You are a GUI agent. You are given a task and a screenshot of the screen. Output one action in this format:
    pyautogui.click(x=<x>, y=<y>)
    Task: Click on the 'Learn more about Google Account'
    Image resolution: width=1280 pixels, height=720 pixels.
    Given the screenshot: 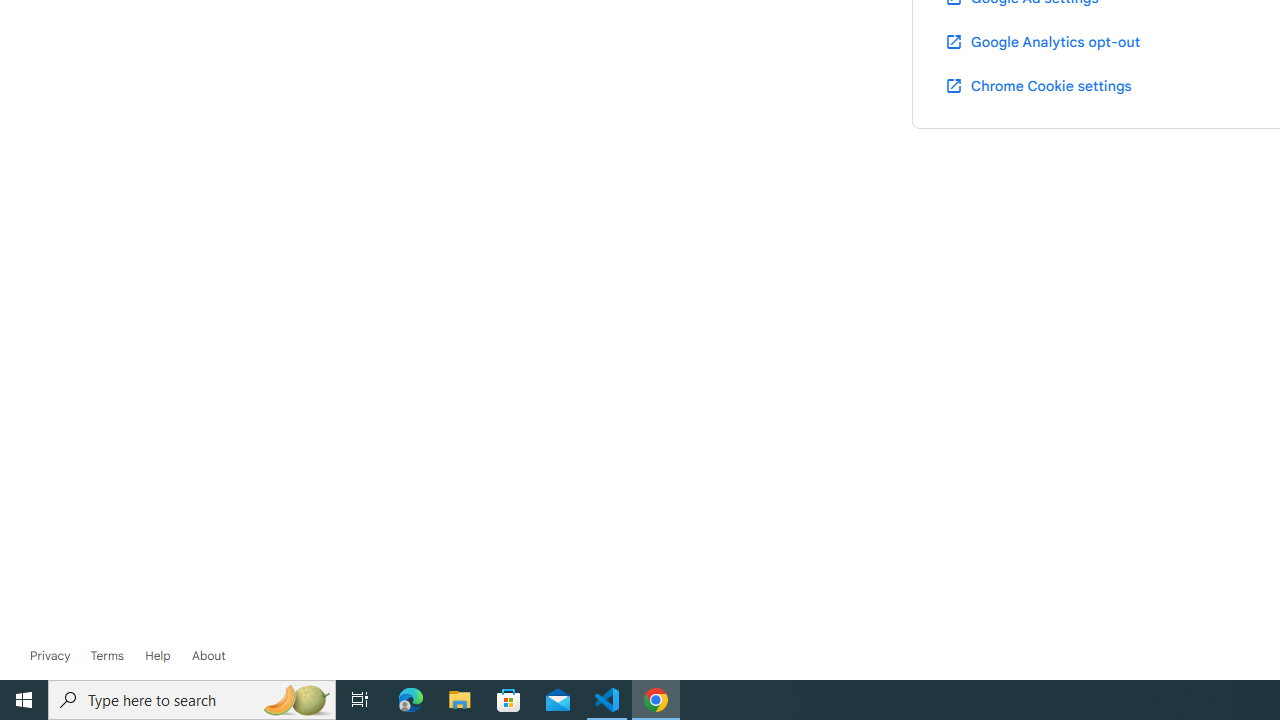 What is the action you would take?
    pyautogui.click(x=208, y=655)
    